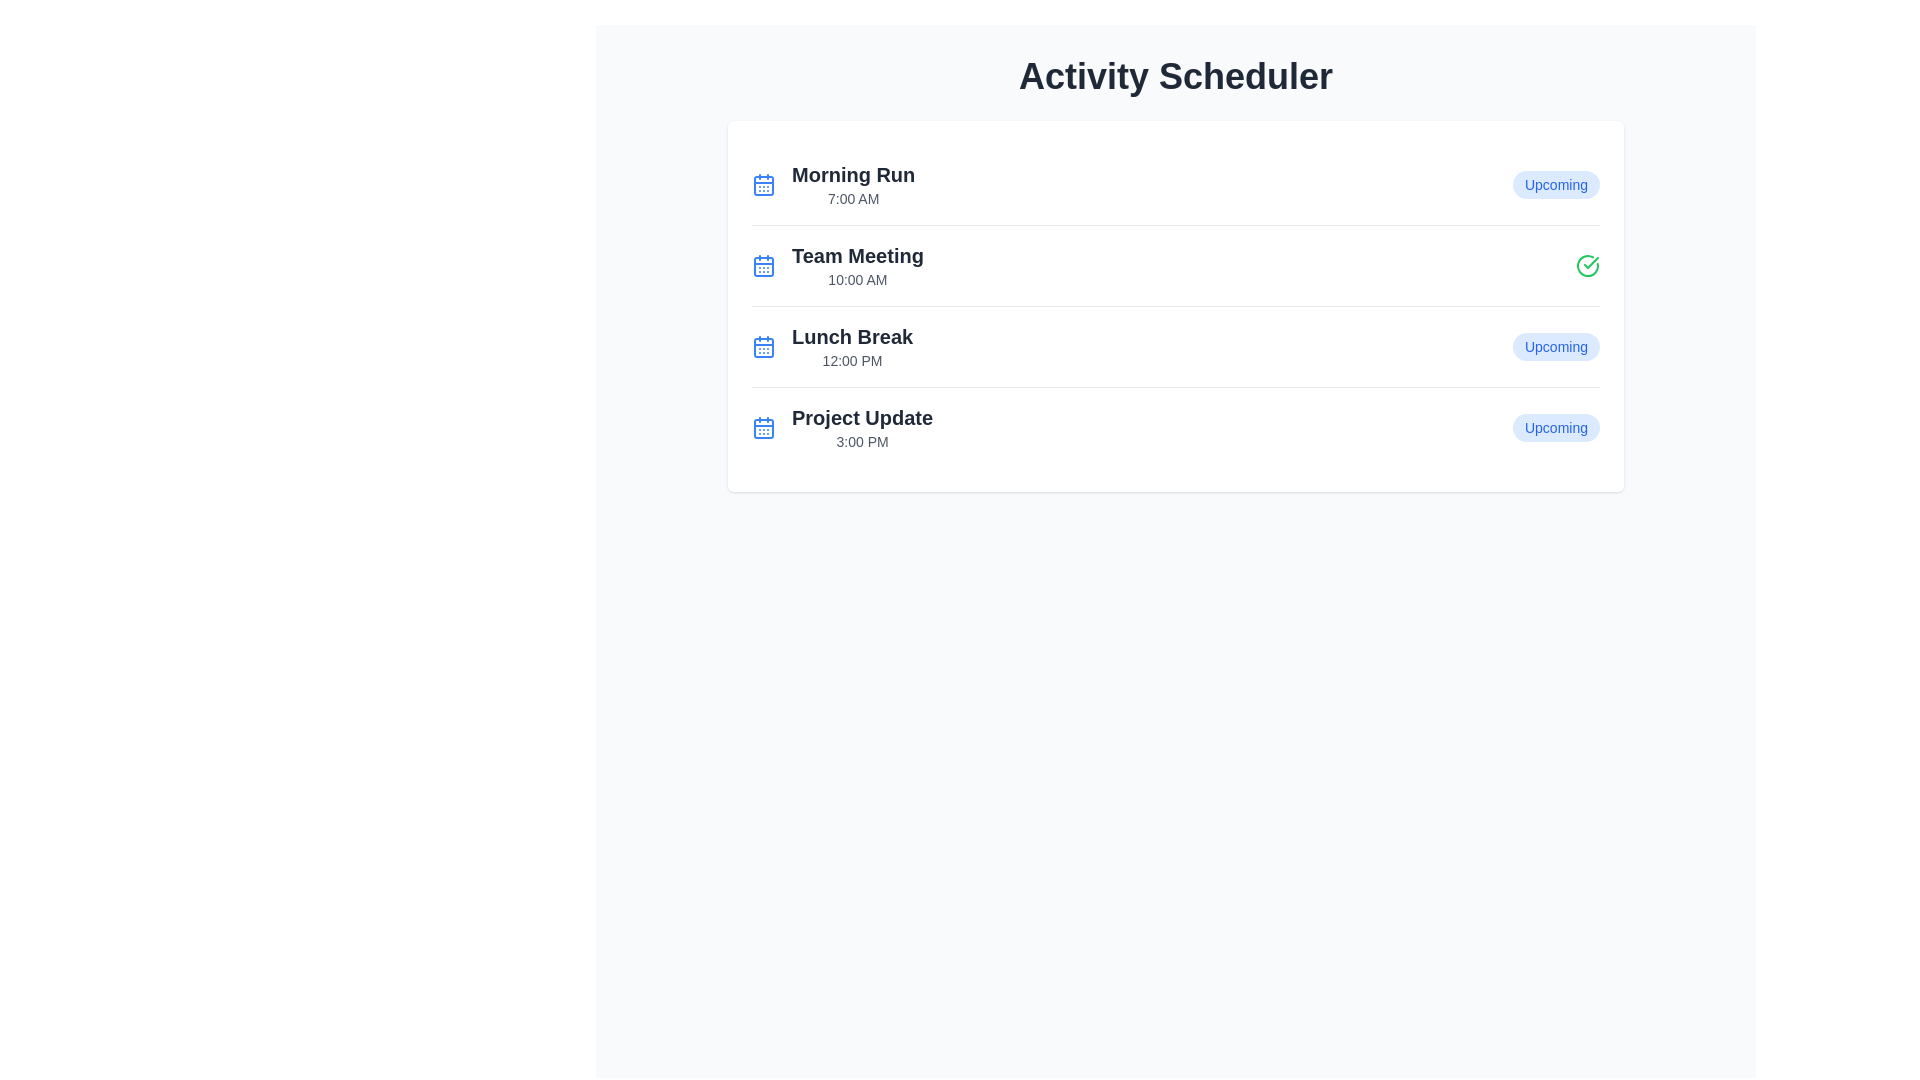 This screenshot has width=1920, height=1080. Describe the element at coordinates (853, 185) in the screenshot. I see `displayed text about the activity titled 'Morning Run' scheduled at '7:00 AM' located at the top of the activity schedule list, adjacent to the blue calendar icon` at that location.